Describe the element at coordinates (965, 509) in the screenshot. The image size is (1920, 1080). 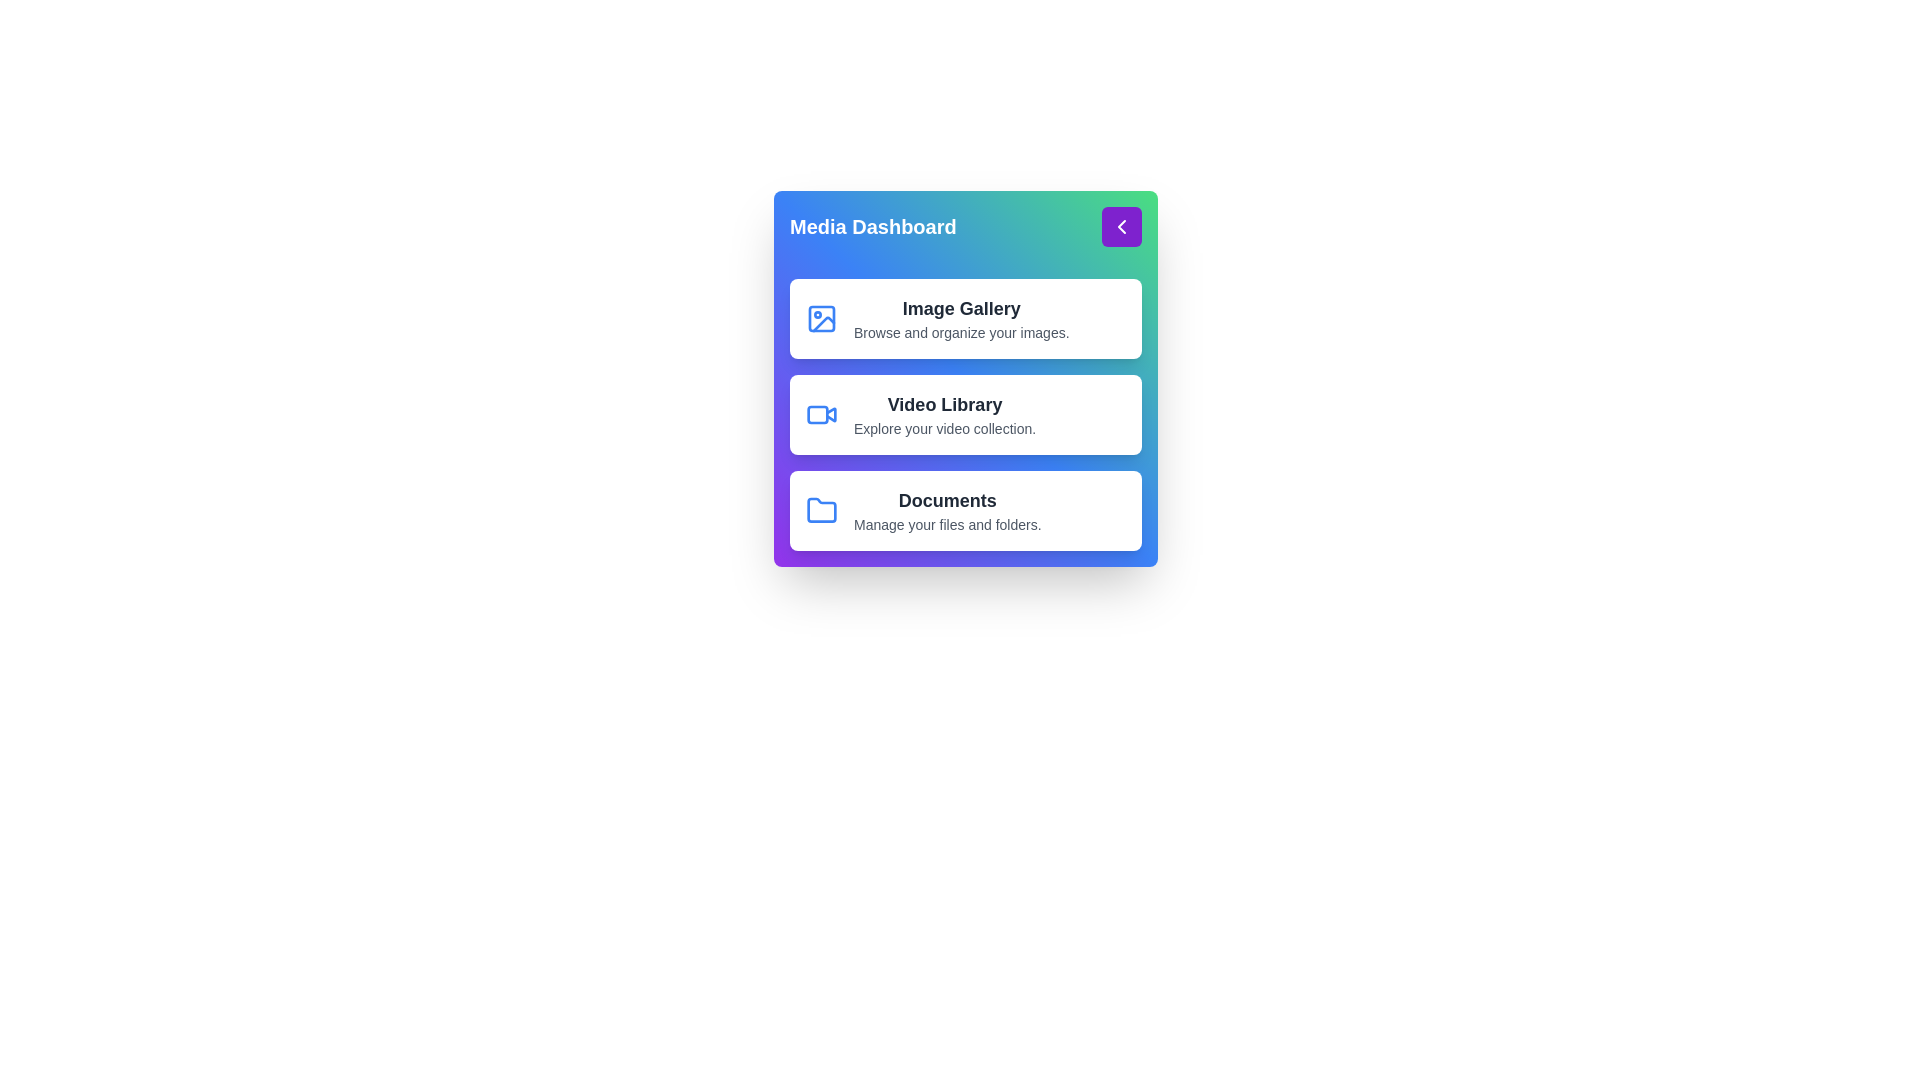
I see `the gallery option Documents from the menu` at that location.